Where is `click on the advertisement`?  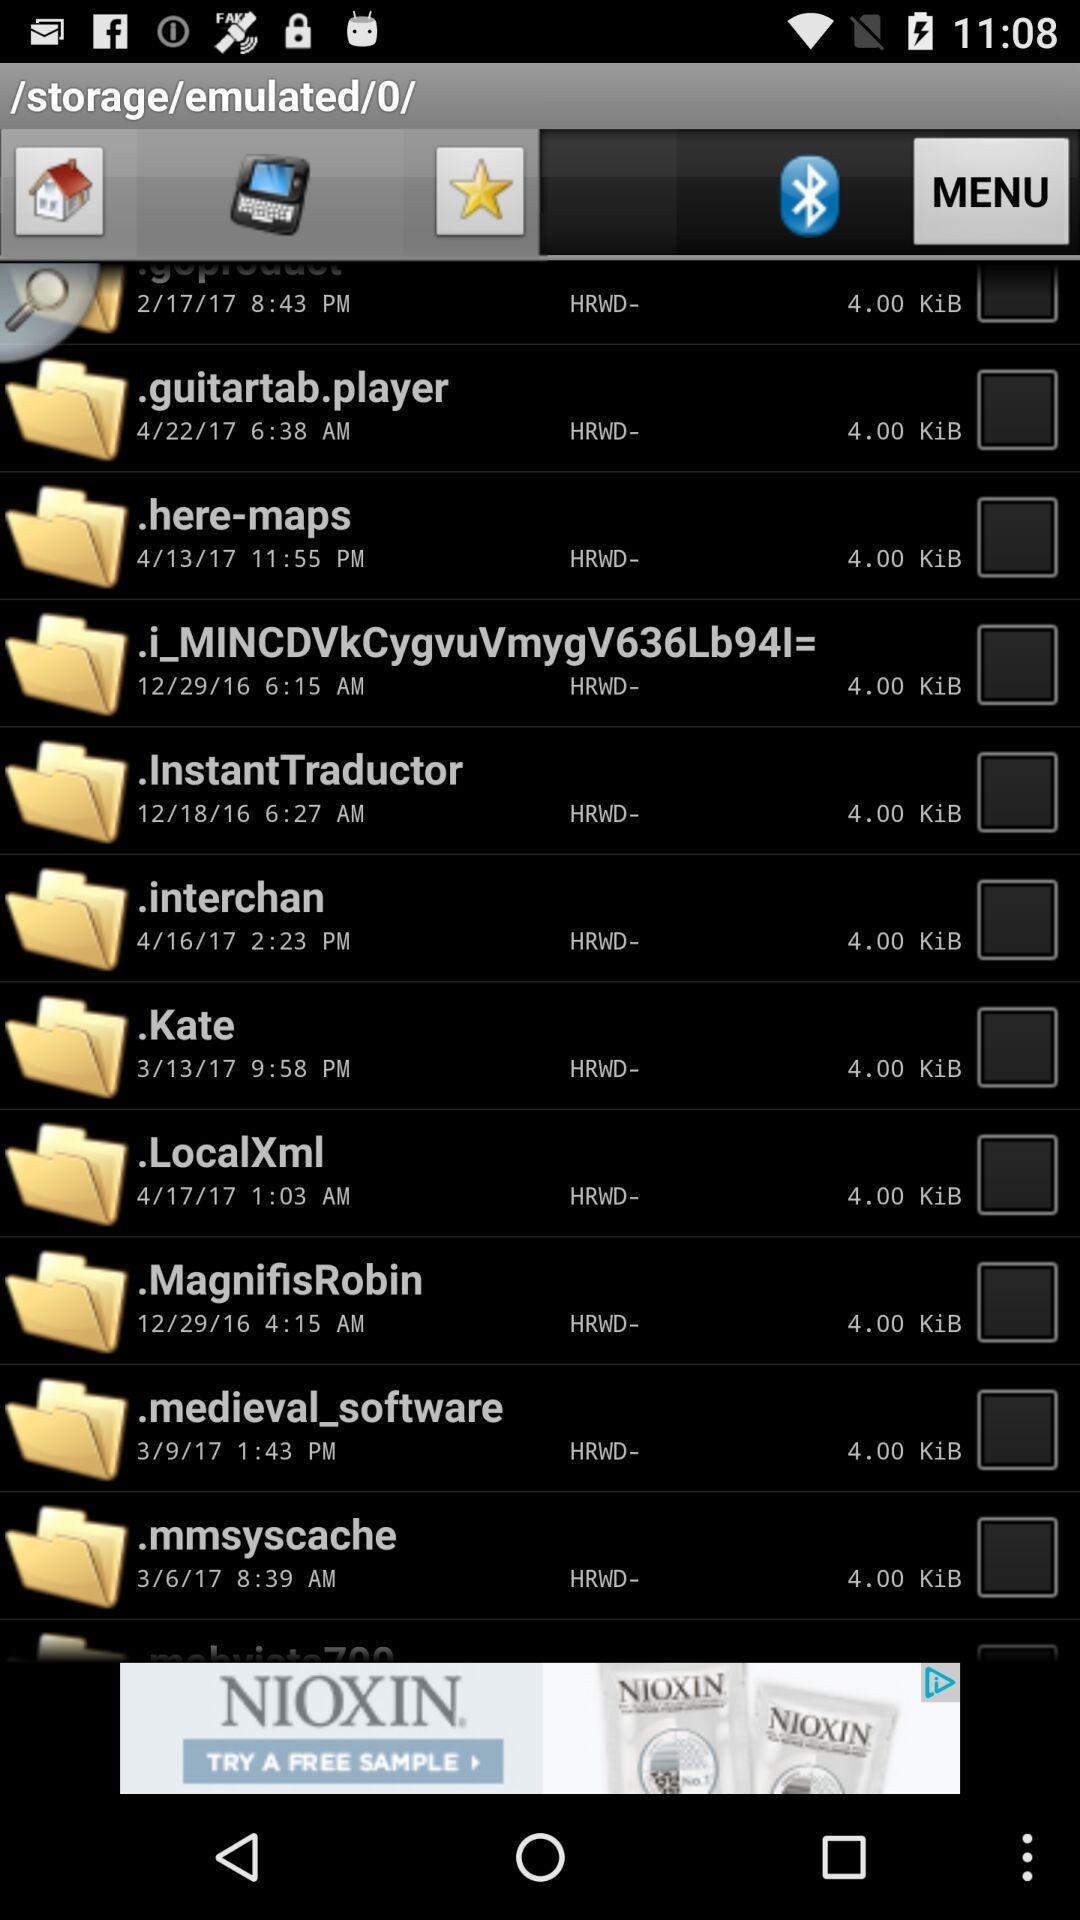 click on the advertisement is located at coordinates (540, 1727).